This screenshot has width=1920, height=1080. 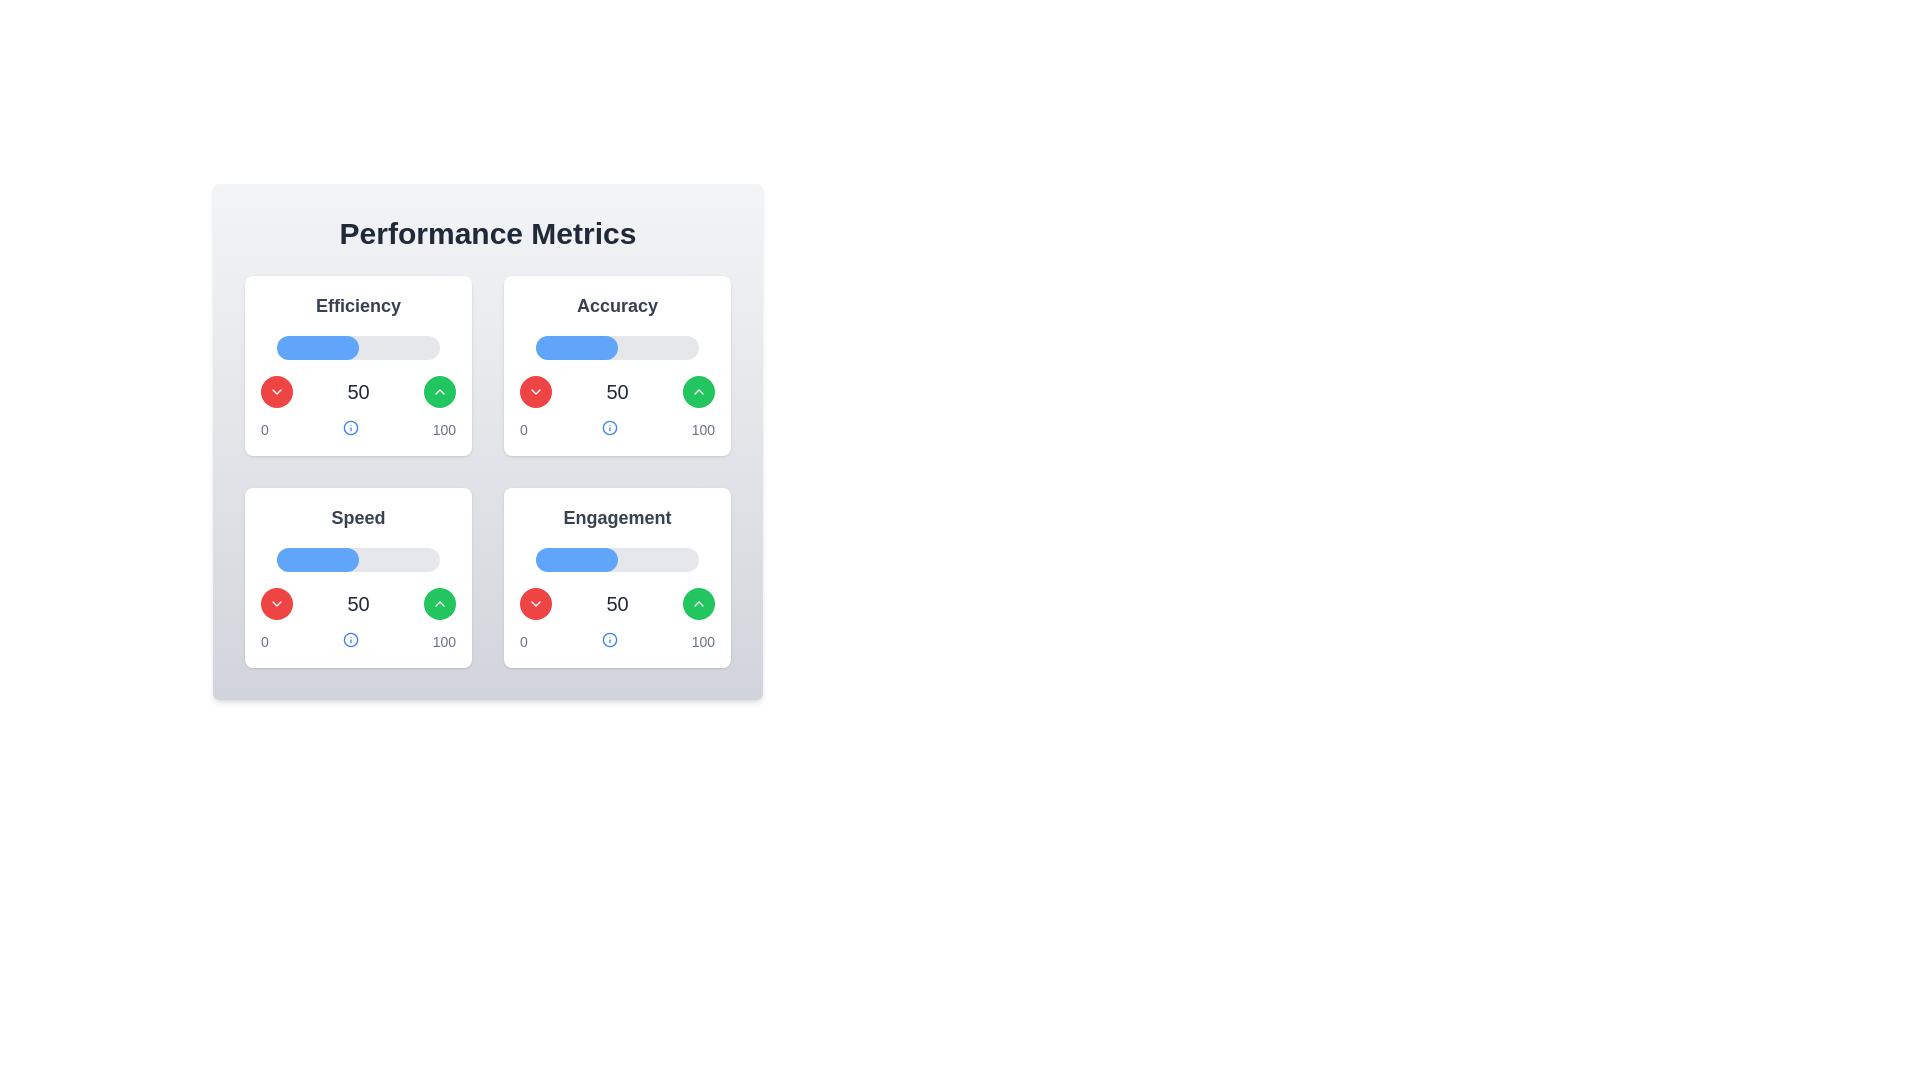 I want to click on the progress bar or slider, so click(x=424, y=559).